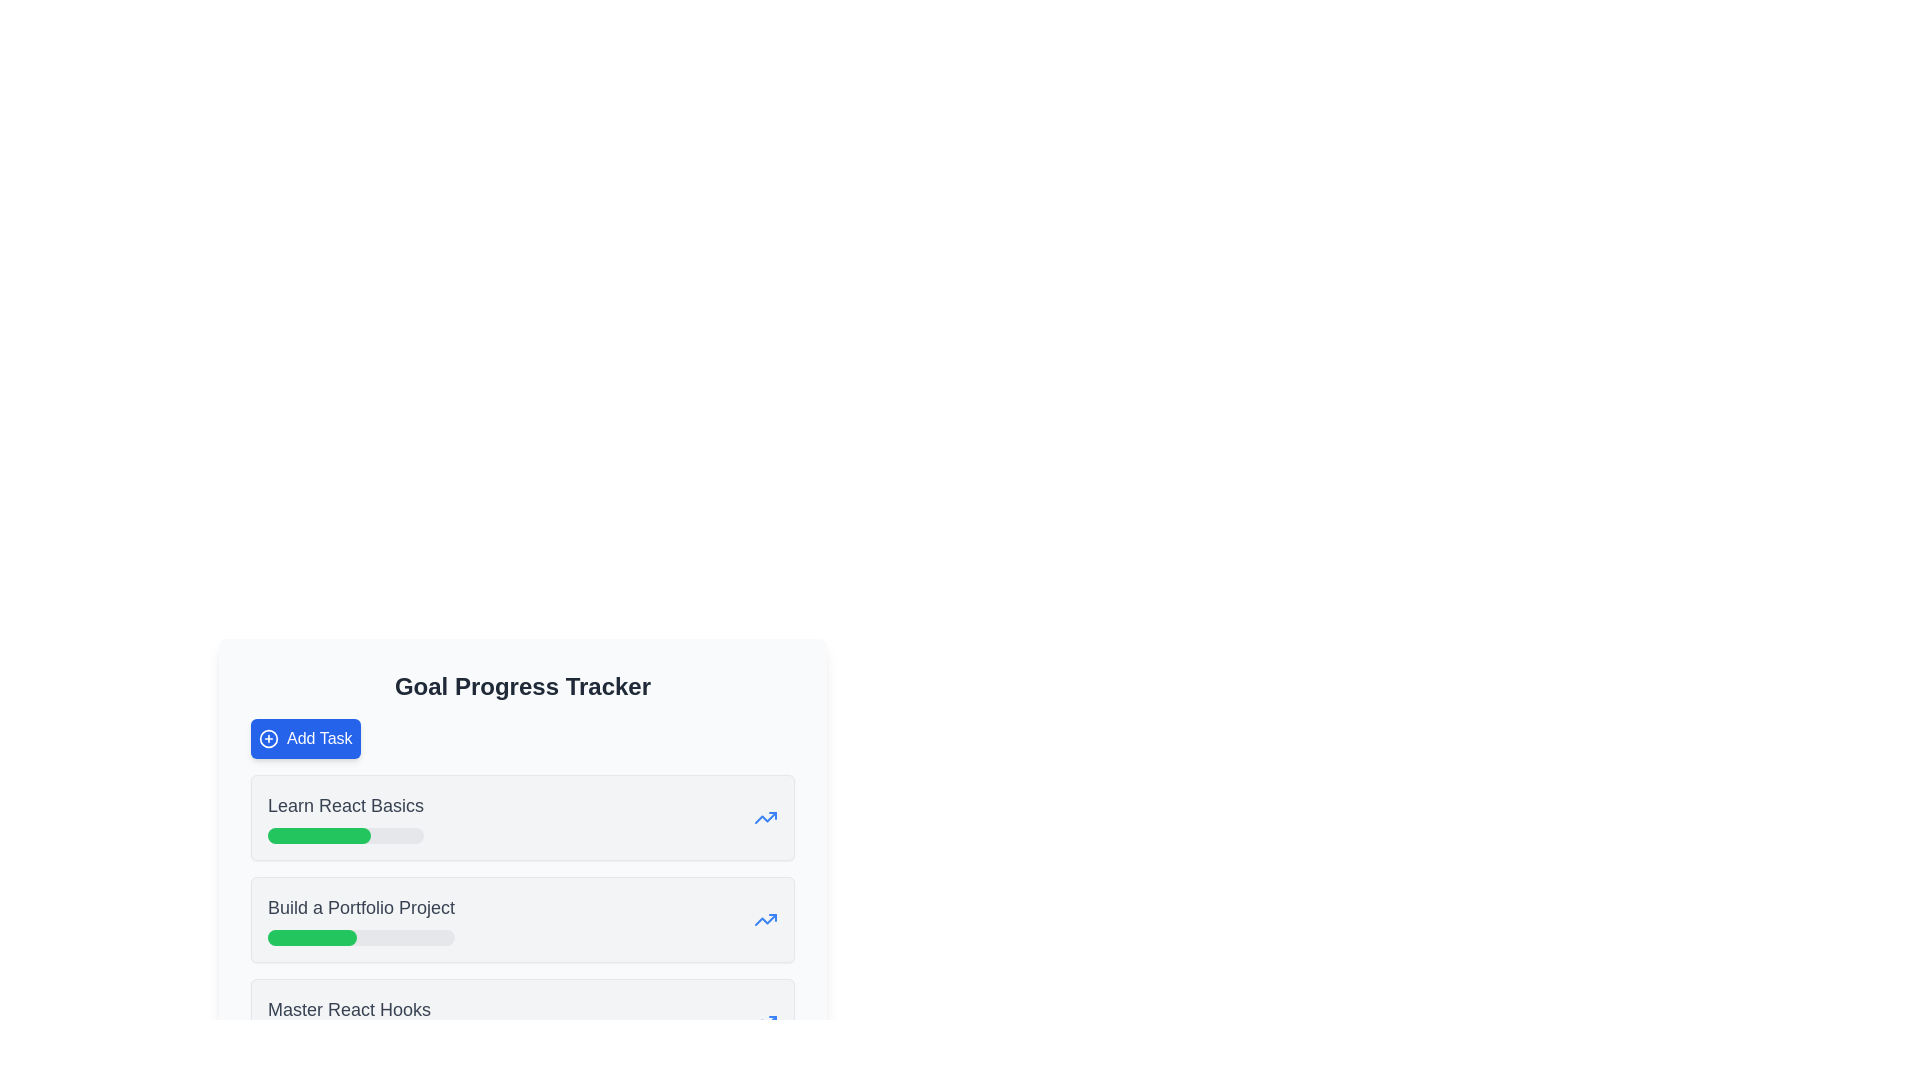  What do you see at coordinates (765, 1022) in the screenshot?
I see `the progress indicator icon located in the 'Master React Hooks' section, positioned to the right of the text` at bounding box center [765, 1022].